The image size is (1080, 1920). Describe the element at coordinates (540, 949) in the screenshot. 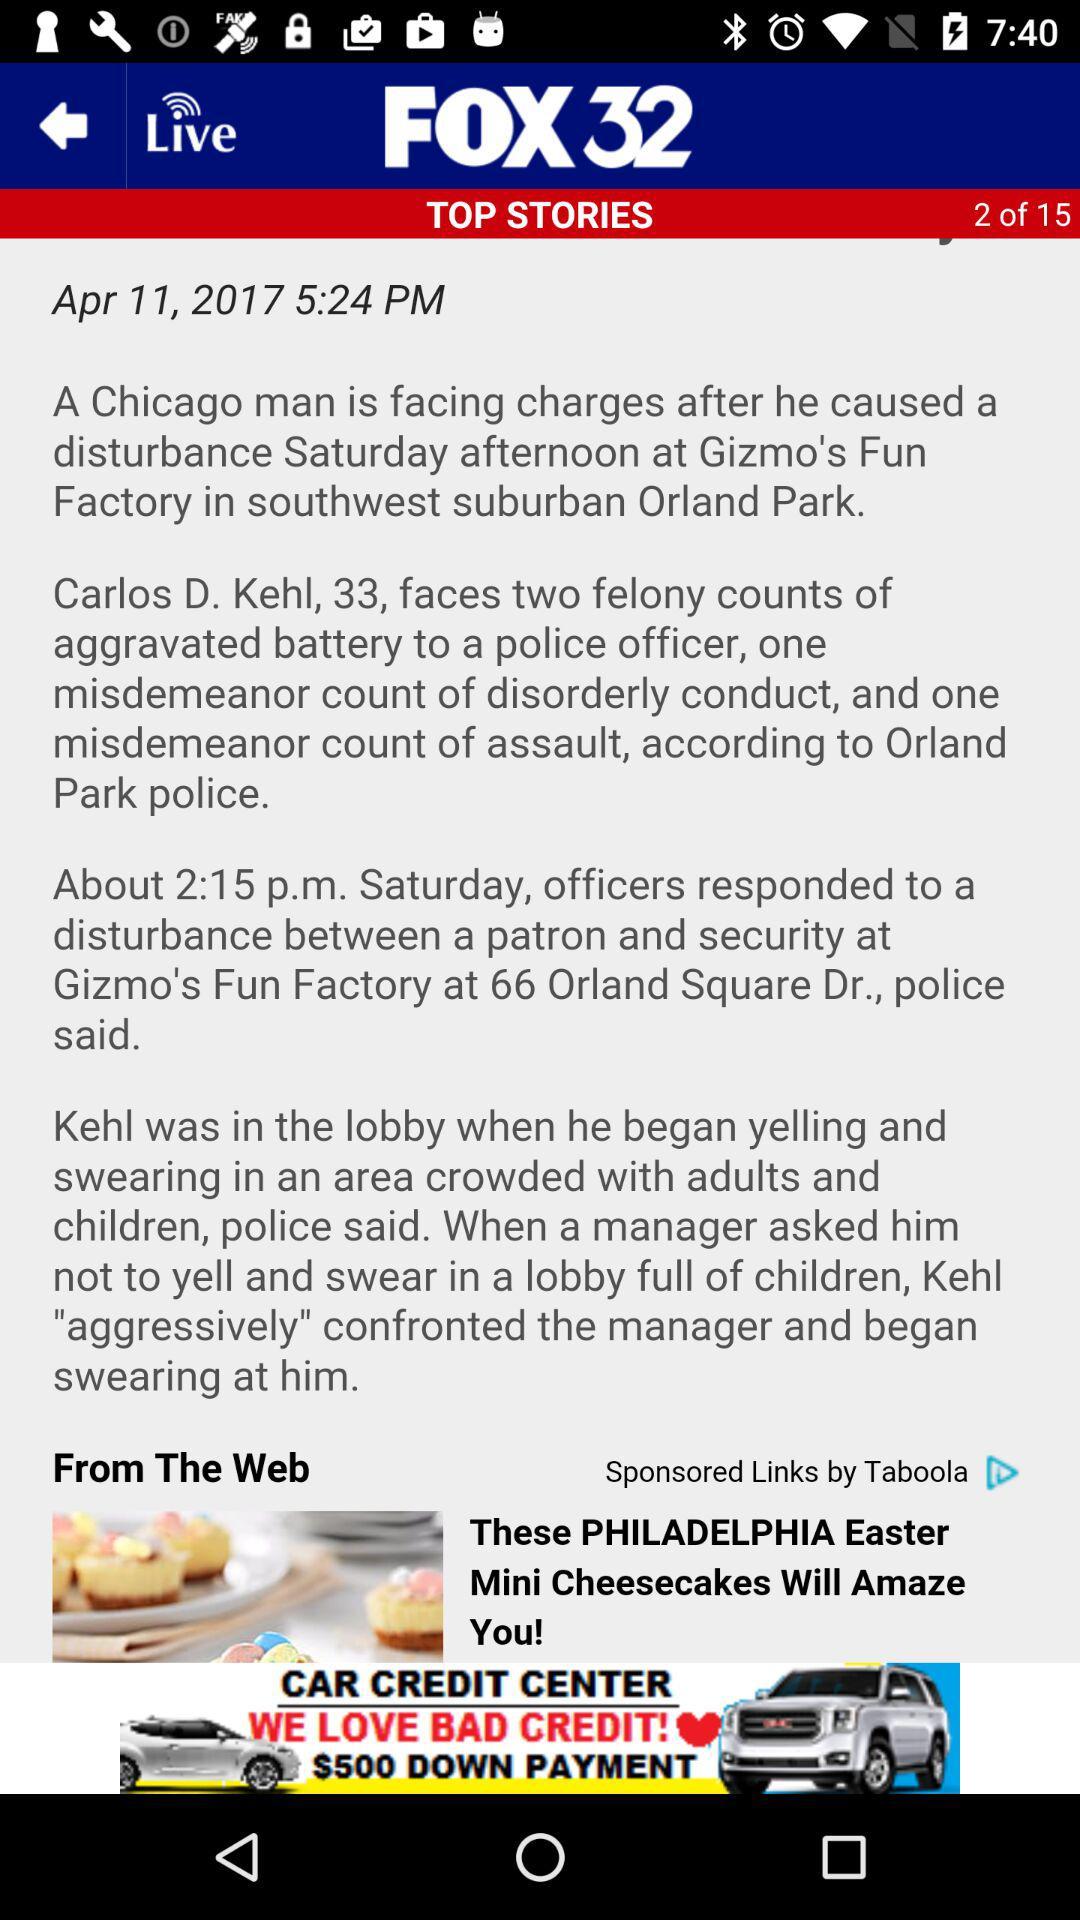

I see `advertisement page` at that location.